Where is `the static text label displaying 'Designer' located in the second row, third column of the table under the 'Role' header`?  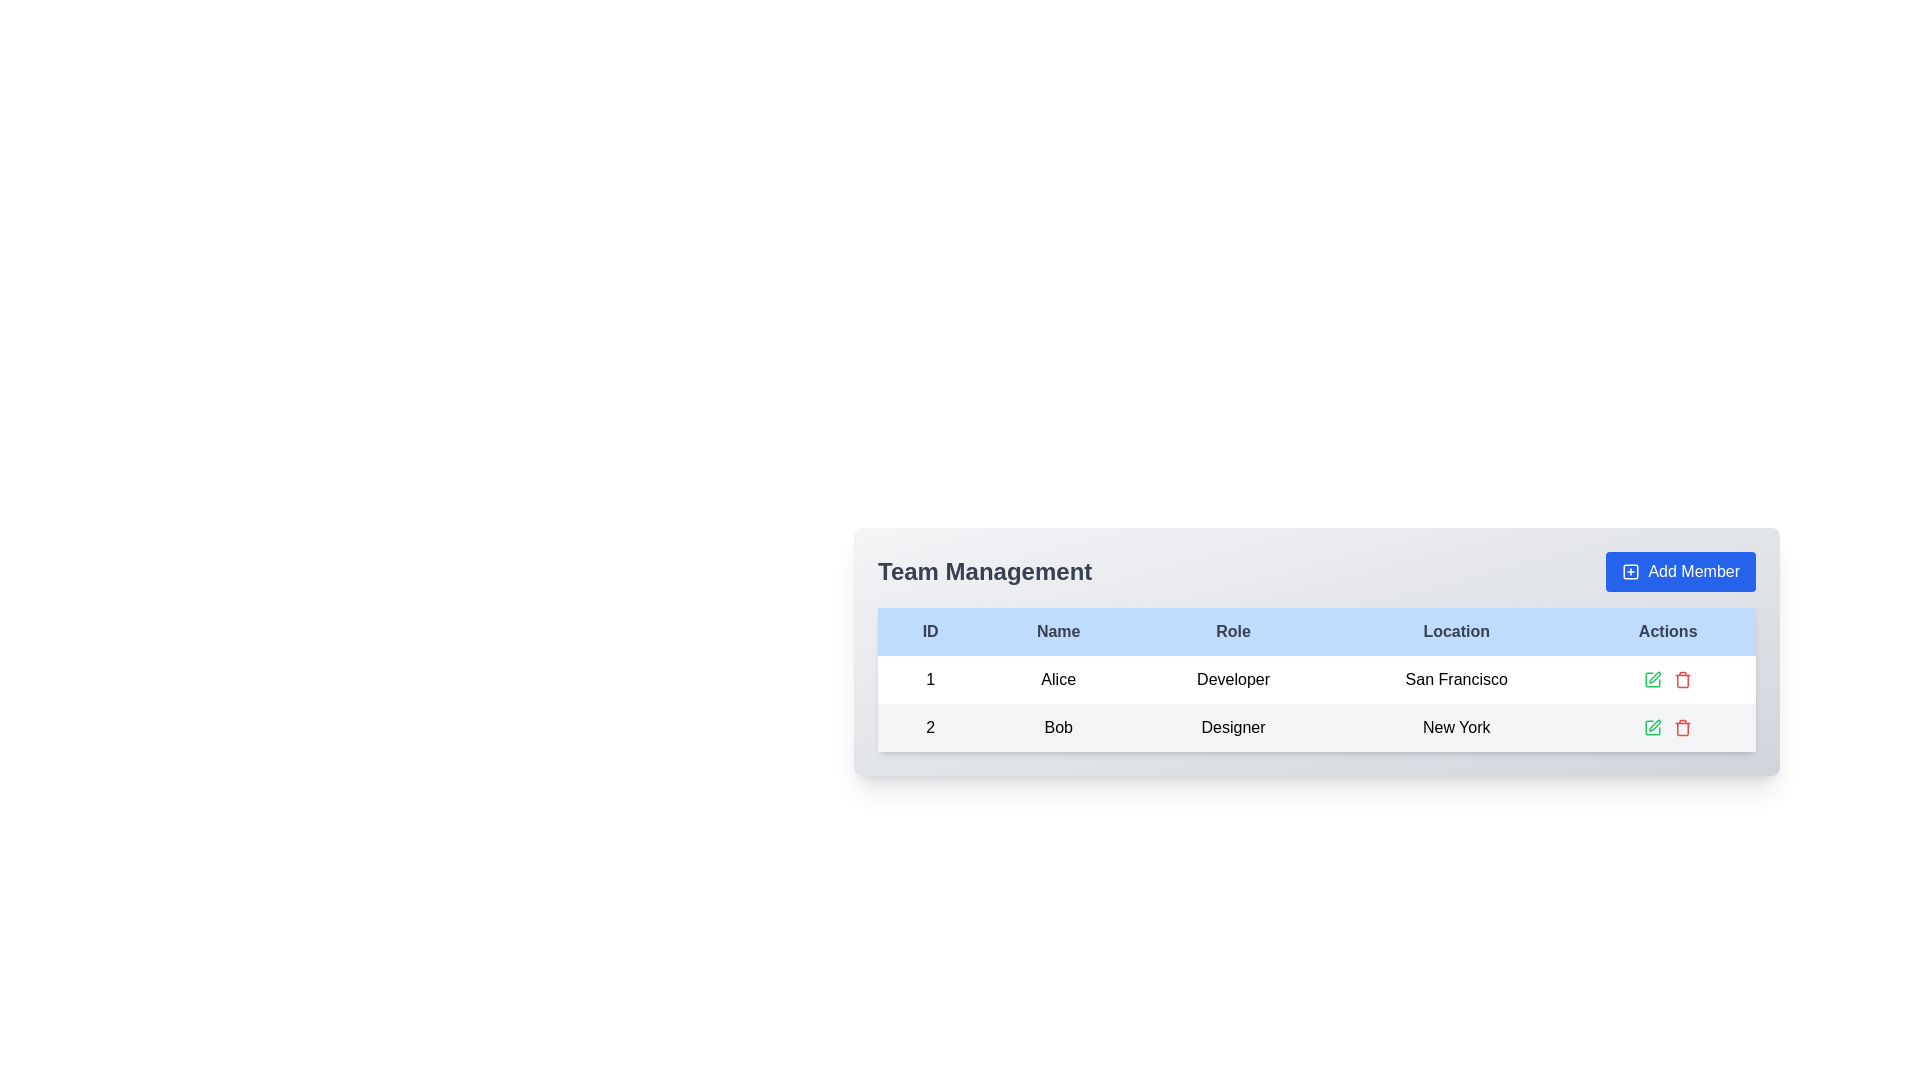
the static text label displaying 'Designer' located in the second row, third column of the table under the 'Role' header is located at coordinates (1232, 728).